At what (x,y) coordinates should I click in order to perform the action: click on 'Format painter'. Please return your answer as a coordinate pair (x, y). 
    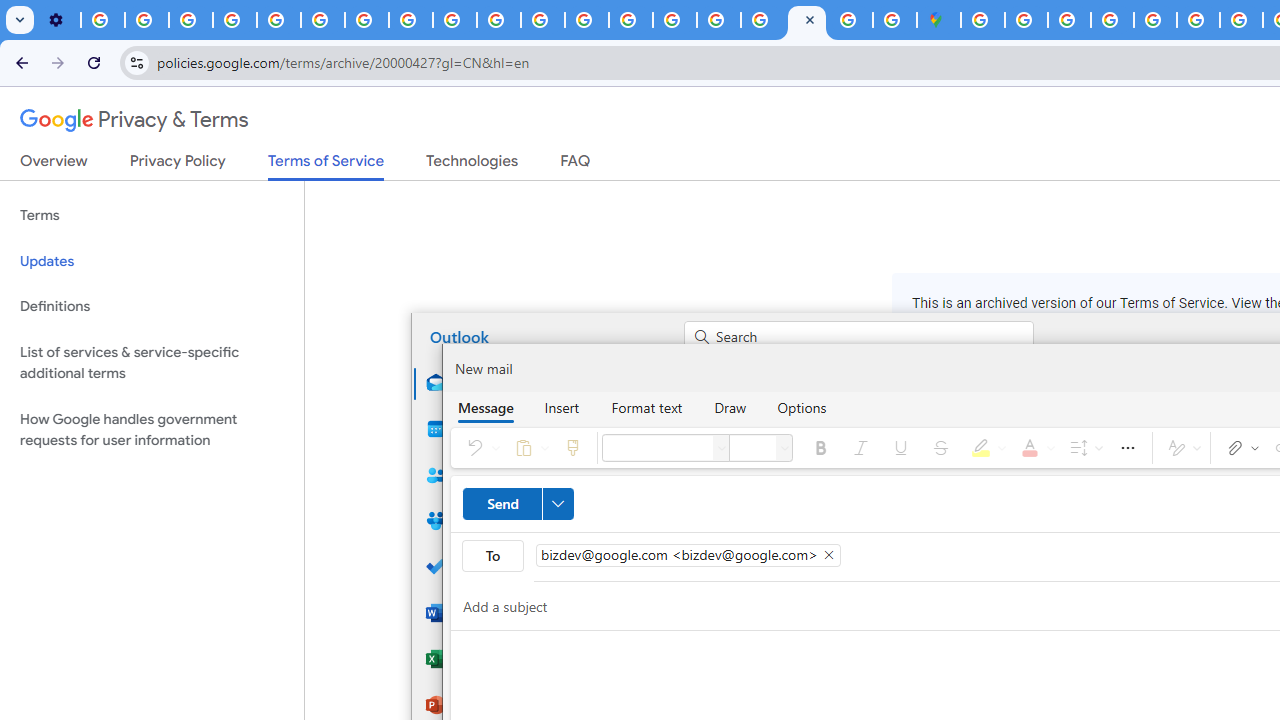
    Looking at the image, I should click on (571, 446).